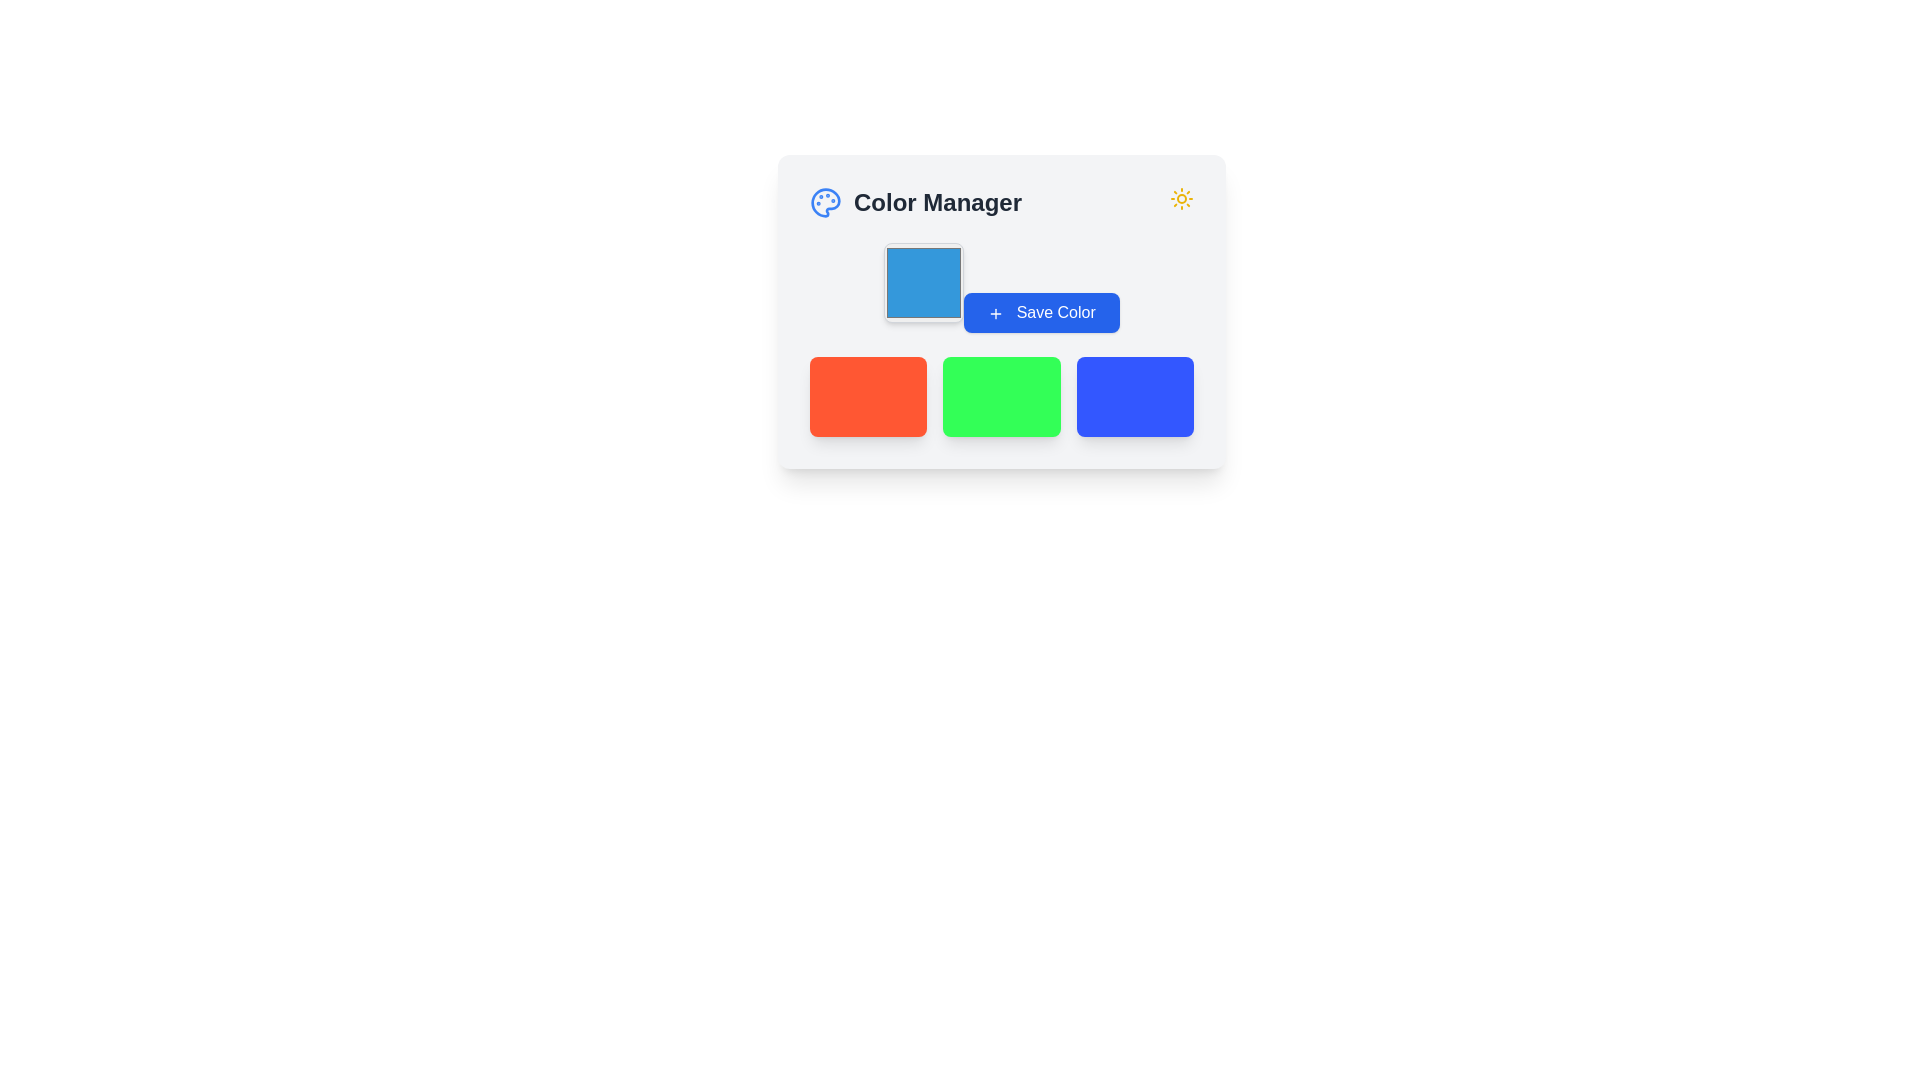  What do you see at coordinates (923, 282) in the screenshot?
I see `the color selection indicator located in the 'Color Manager' card, positioned to the left of the 'Save Color' button and above the color swatches` at bounding box center [923, 282].